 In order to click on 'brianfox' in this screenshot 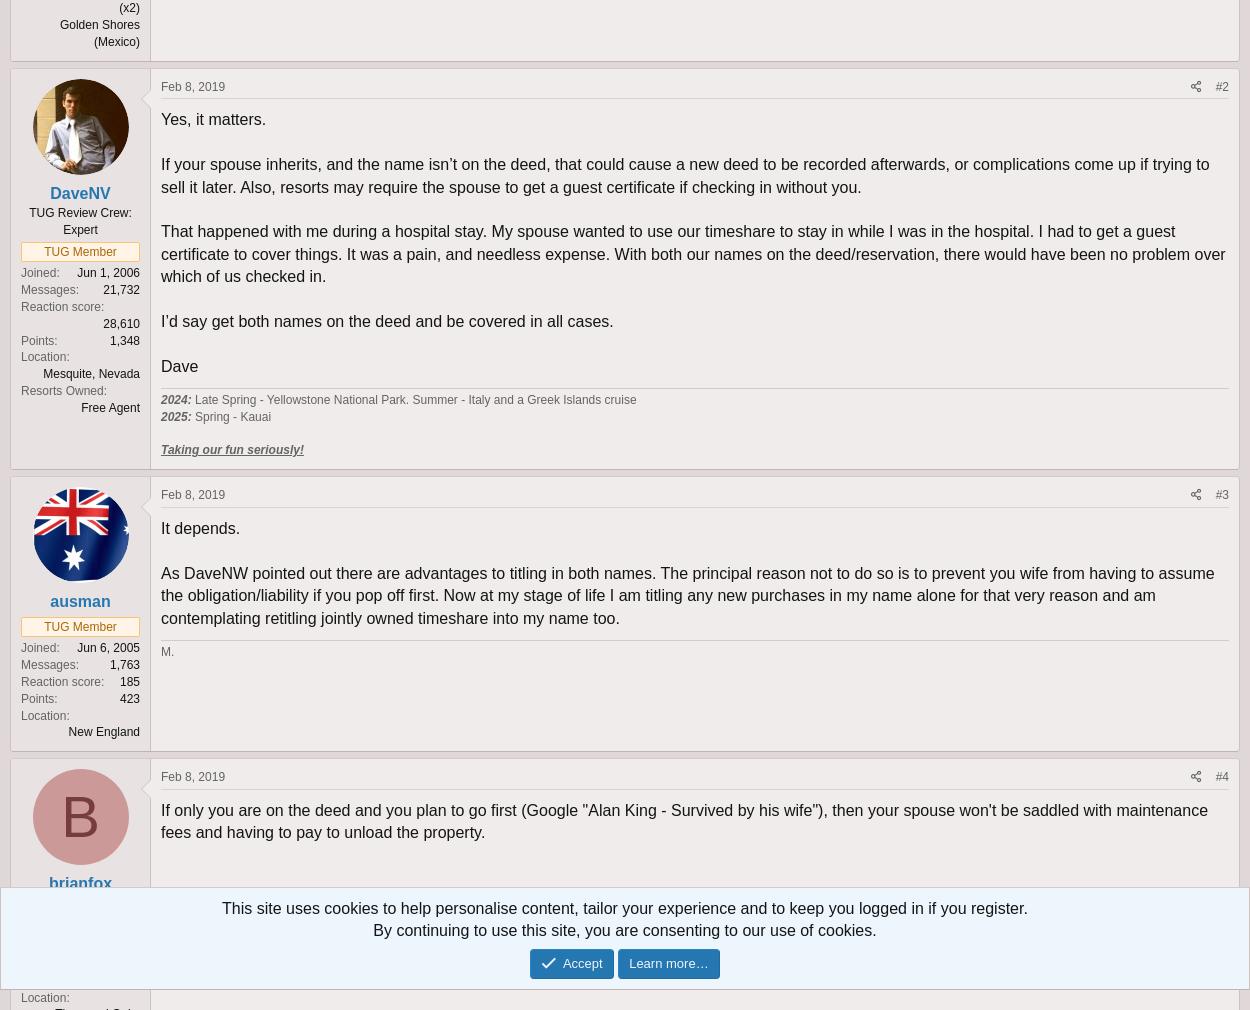, I will do `click(79, 883)`.